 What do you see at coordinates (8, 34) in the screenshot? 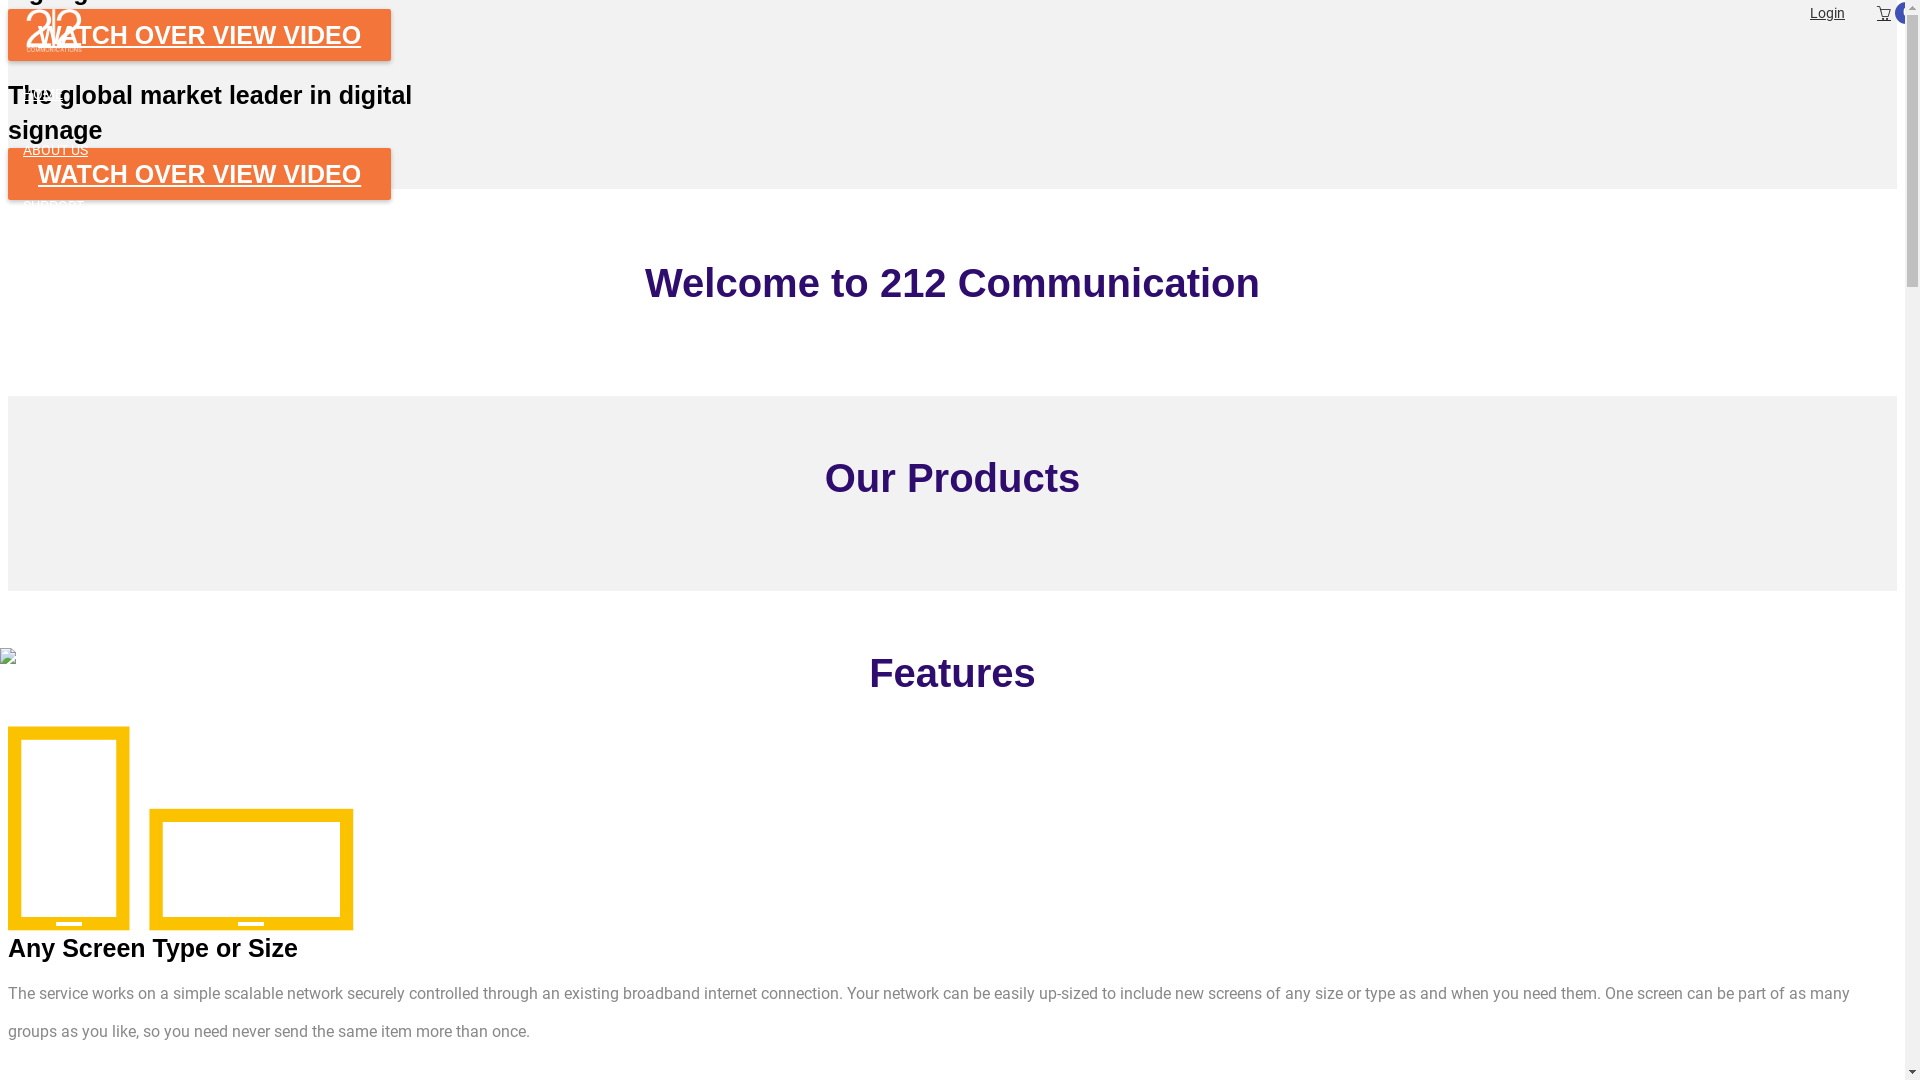
I see `'WATCH OVER VIEW VIDEO'` at bounding box center [8, 34].